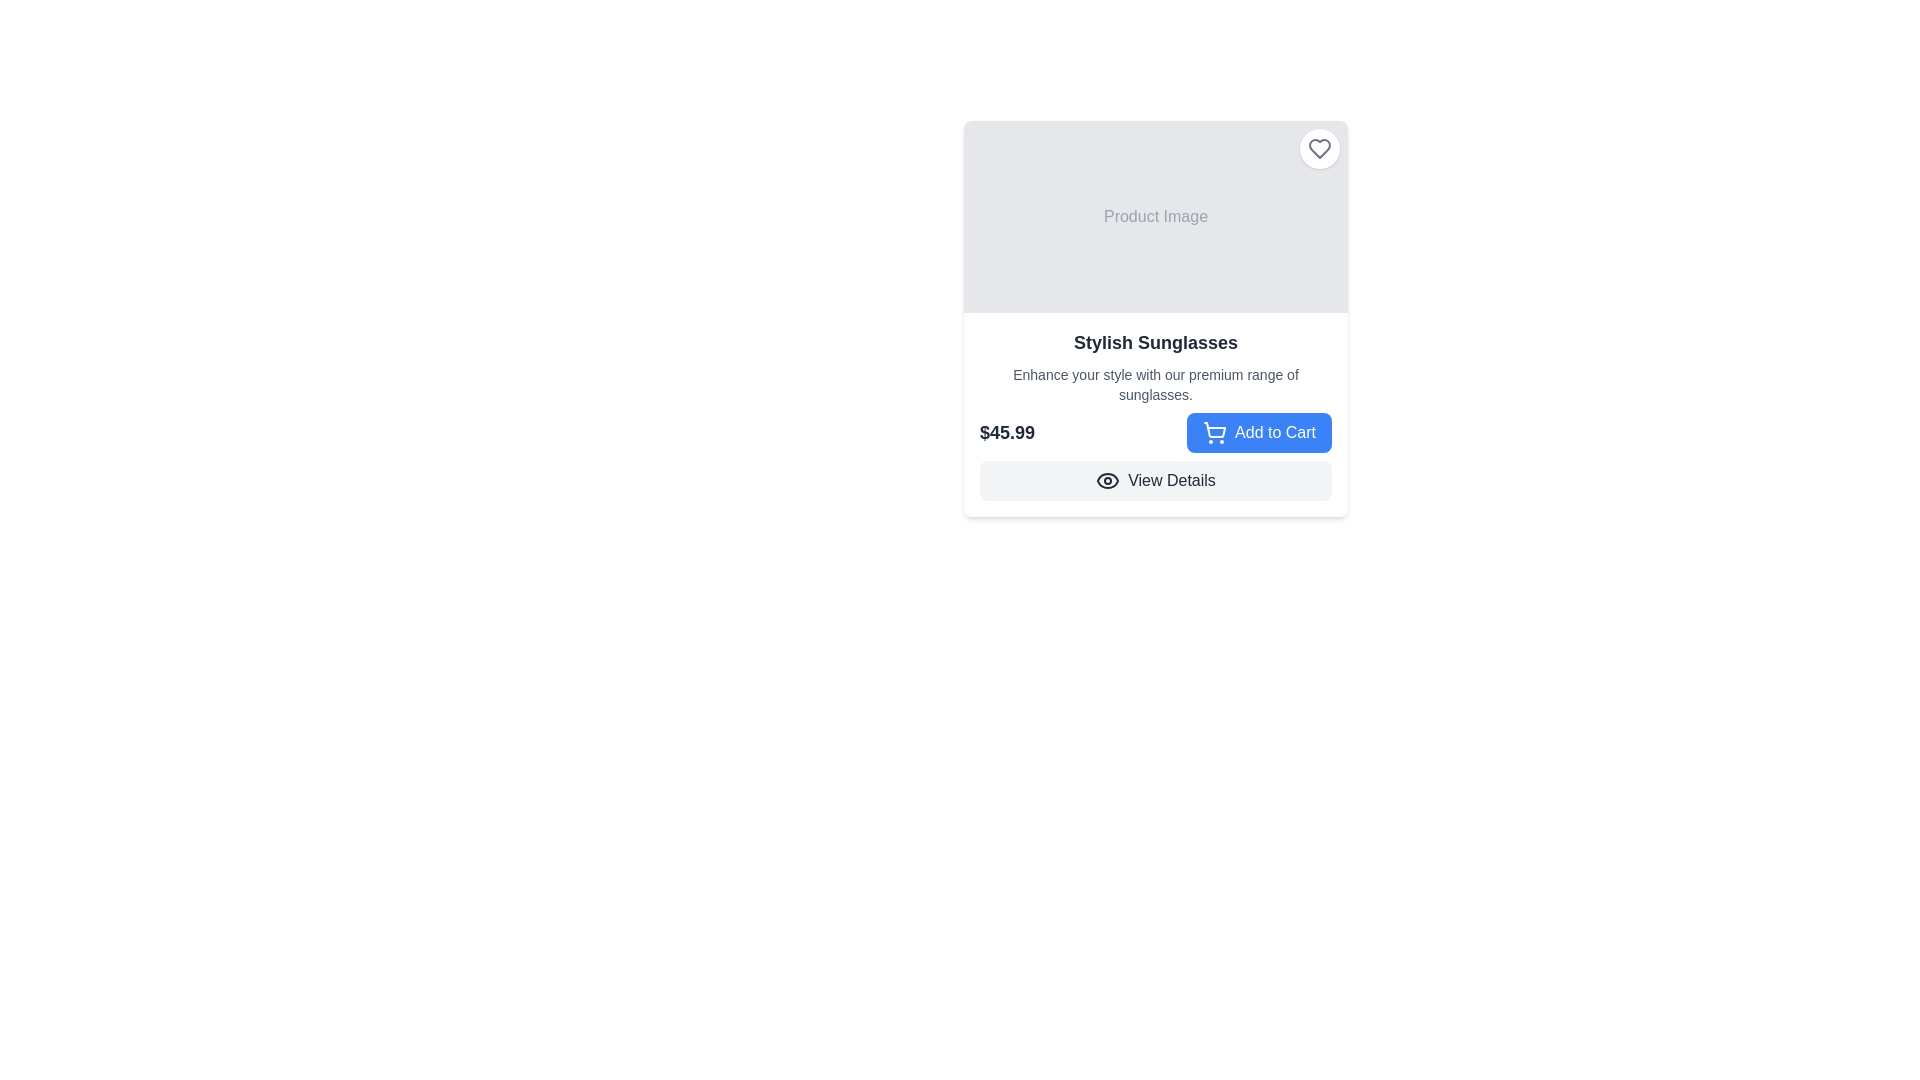 The image size is (1920, 1080). What do you see at coordinates (1156, 342) in the screenshot?
I see `product title text 'Stylish Sunglasses' displayed in the product card layout, which is centered above the description text` at bounding box center [1156, 342].